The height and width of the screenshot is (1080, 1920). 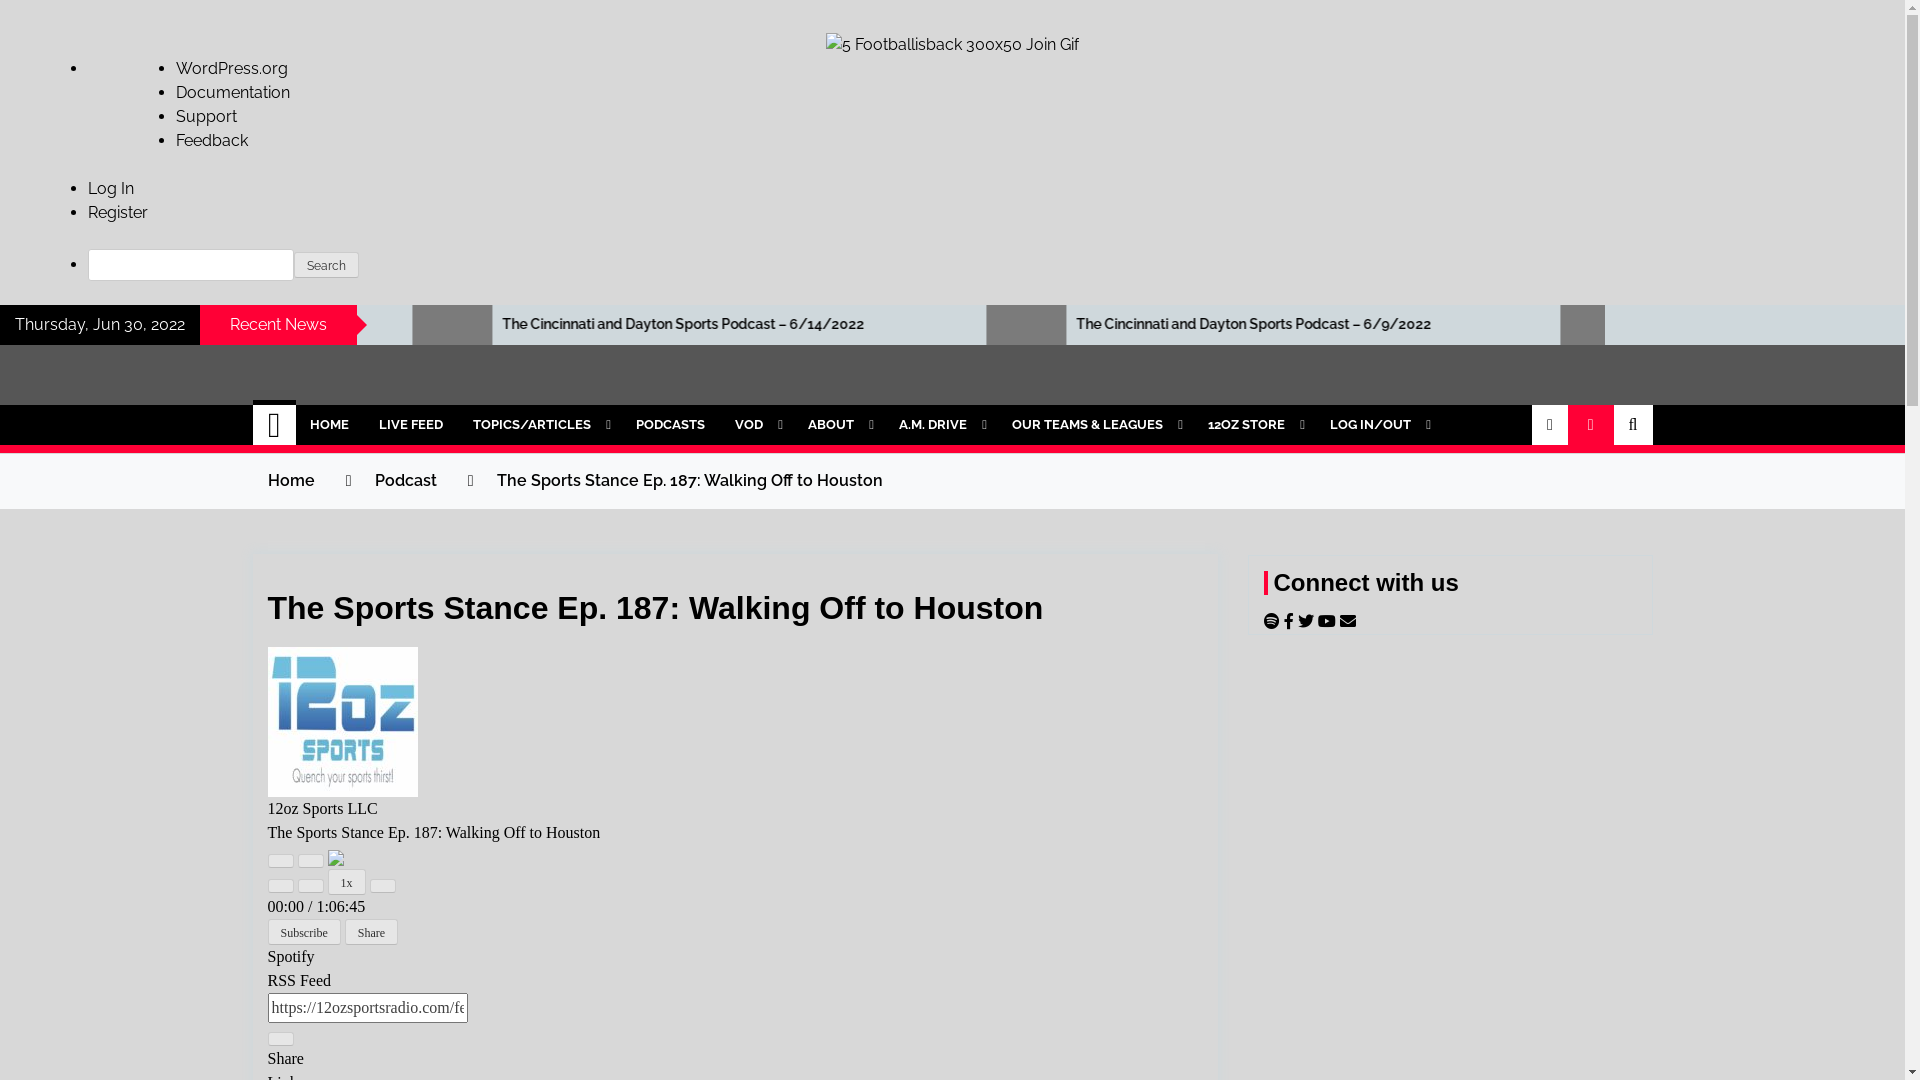 What do you see at coordinates (211, 139) in the screenshot?
I see `'Feedback'` at bounding box center [211, 139].